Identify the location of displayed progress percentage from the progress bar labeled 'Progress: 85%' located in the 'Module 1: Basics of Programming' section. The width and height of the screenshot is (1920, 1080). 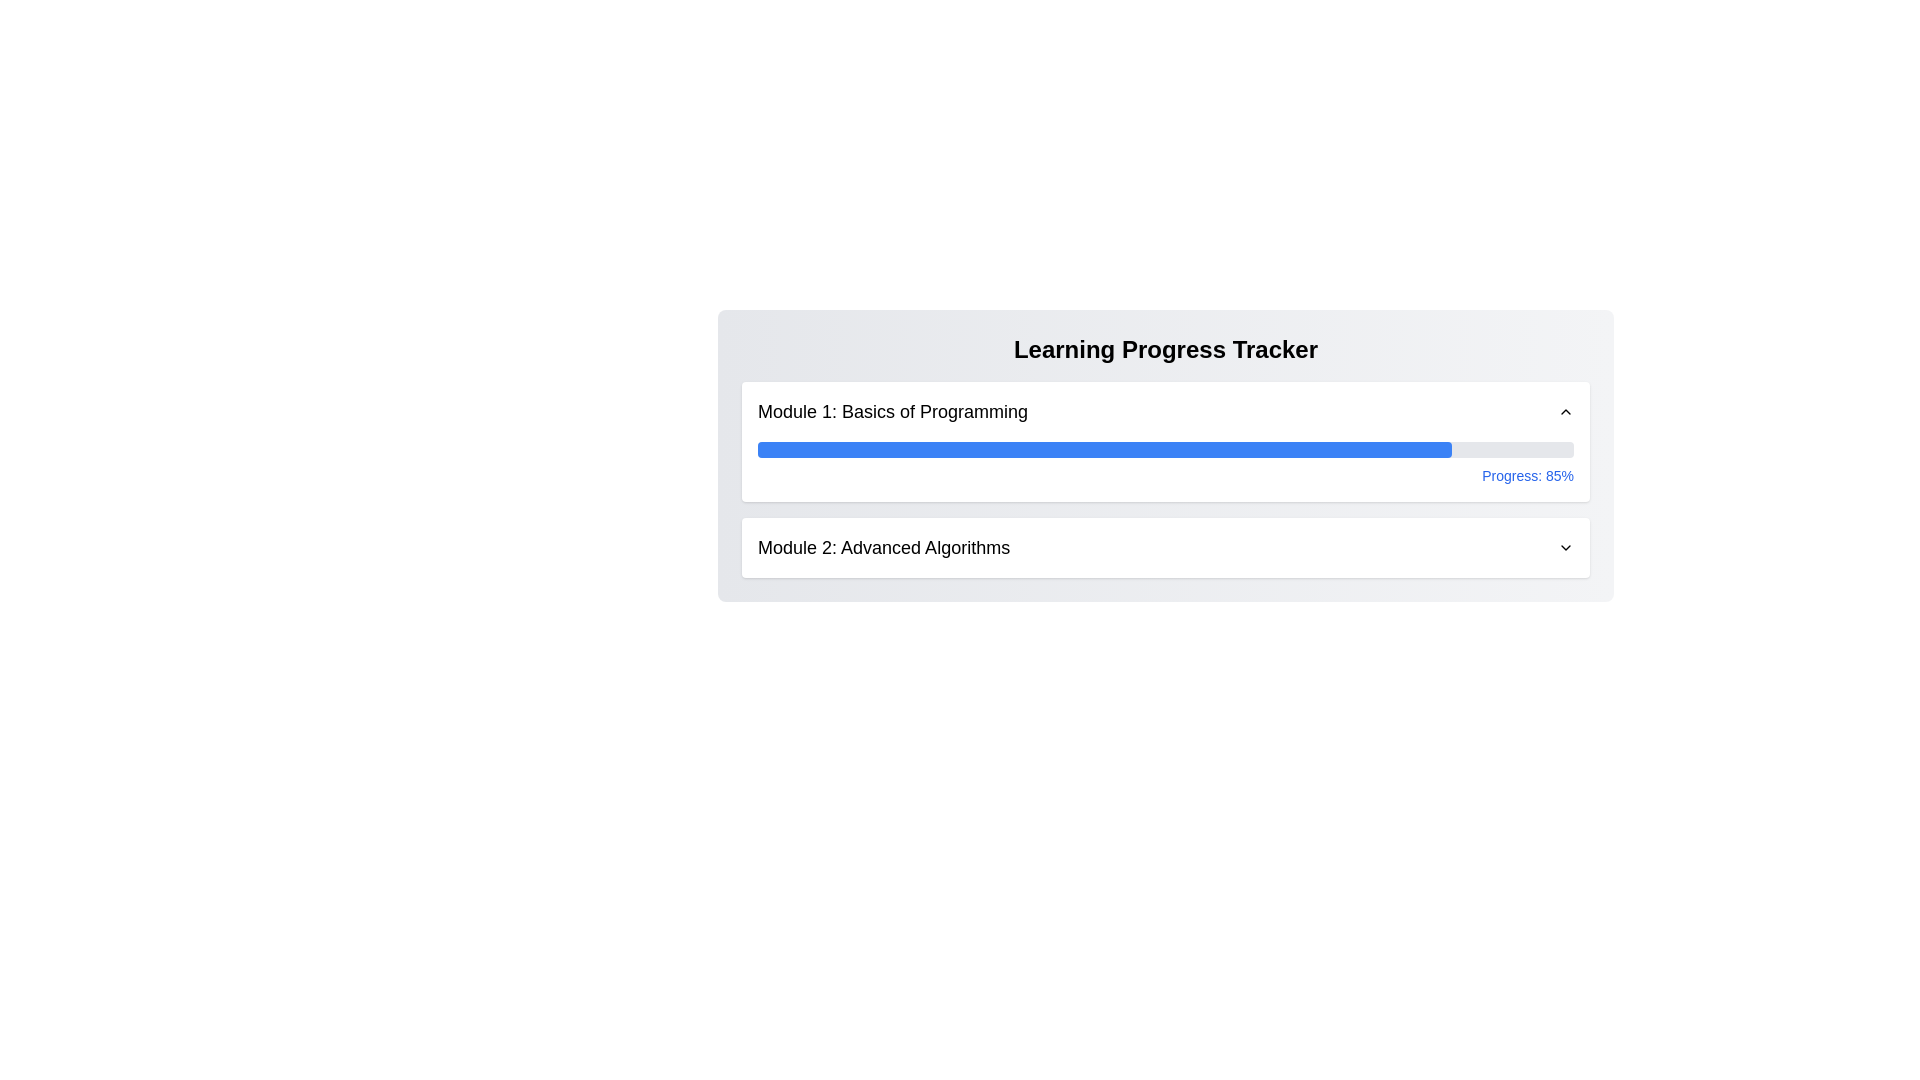
(1166, 463).